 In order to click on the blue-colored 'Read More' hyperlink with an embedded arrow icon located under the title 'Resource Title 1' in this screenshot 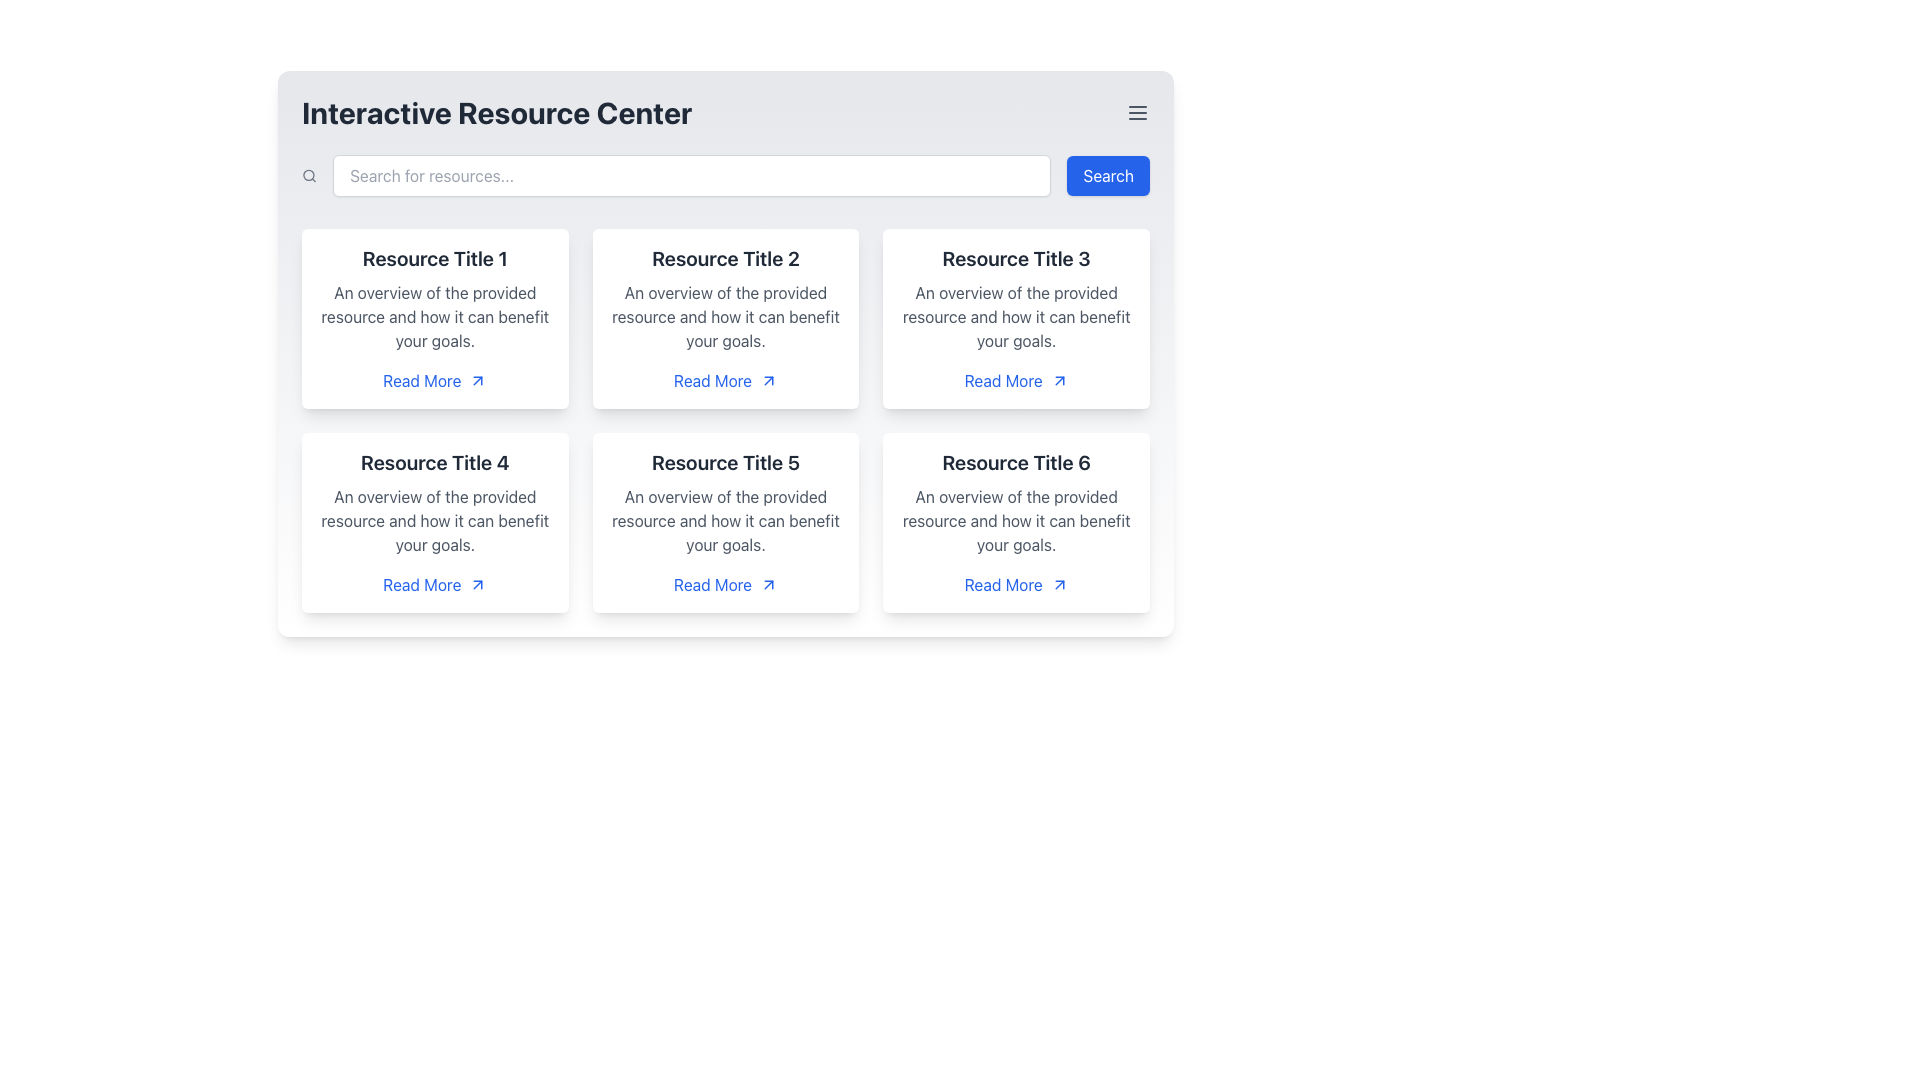, I will do `click(434, 381)`.